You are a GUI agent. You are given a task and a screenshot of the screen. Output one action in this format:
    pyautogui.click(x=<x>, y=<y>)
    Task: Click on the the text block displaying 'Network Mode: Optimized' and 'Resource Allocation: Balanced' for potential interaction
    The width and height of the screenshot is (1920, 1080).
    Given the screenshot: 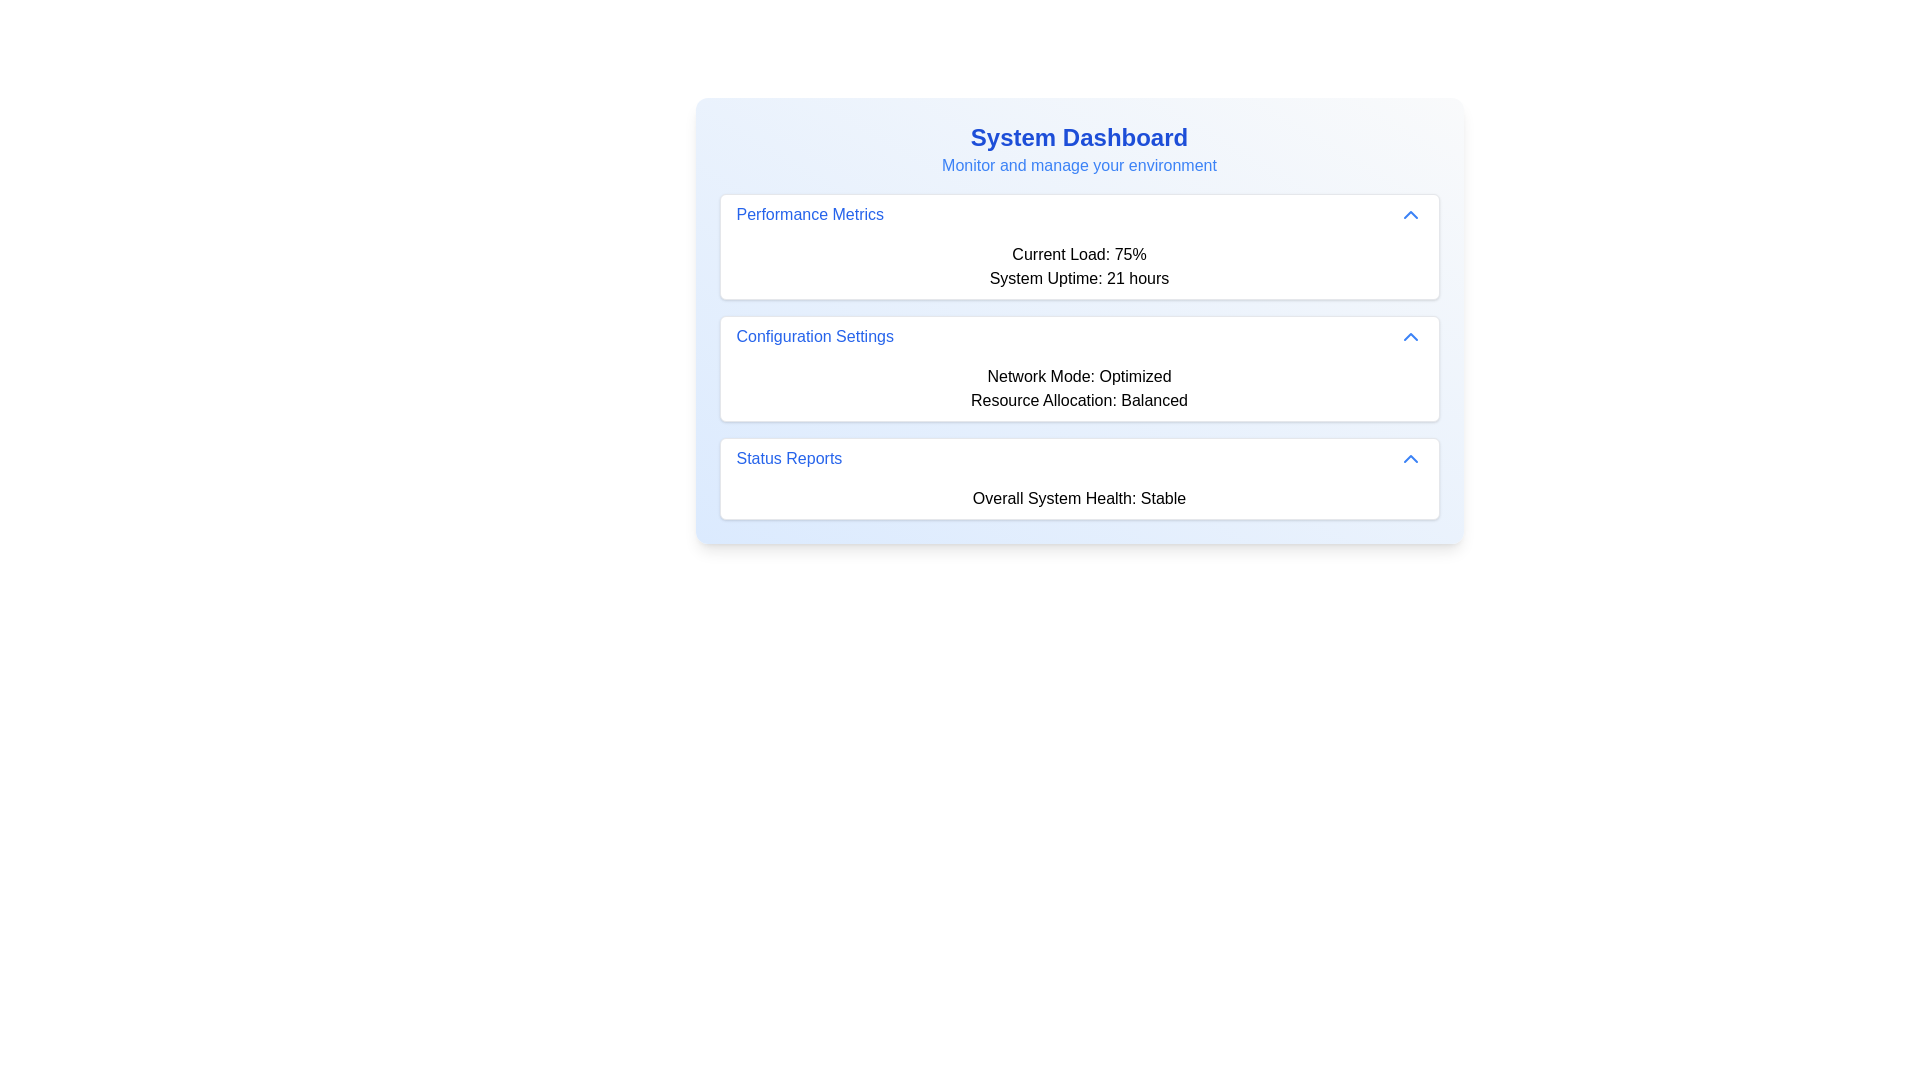 What is the action you would take?
    pyautogui.click(x=1078, y=389)
    